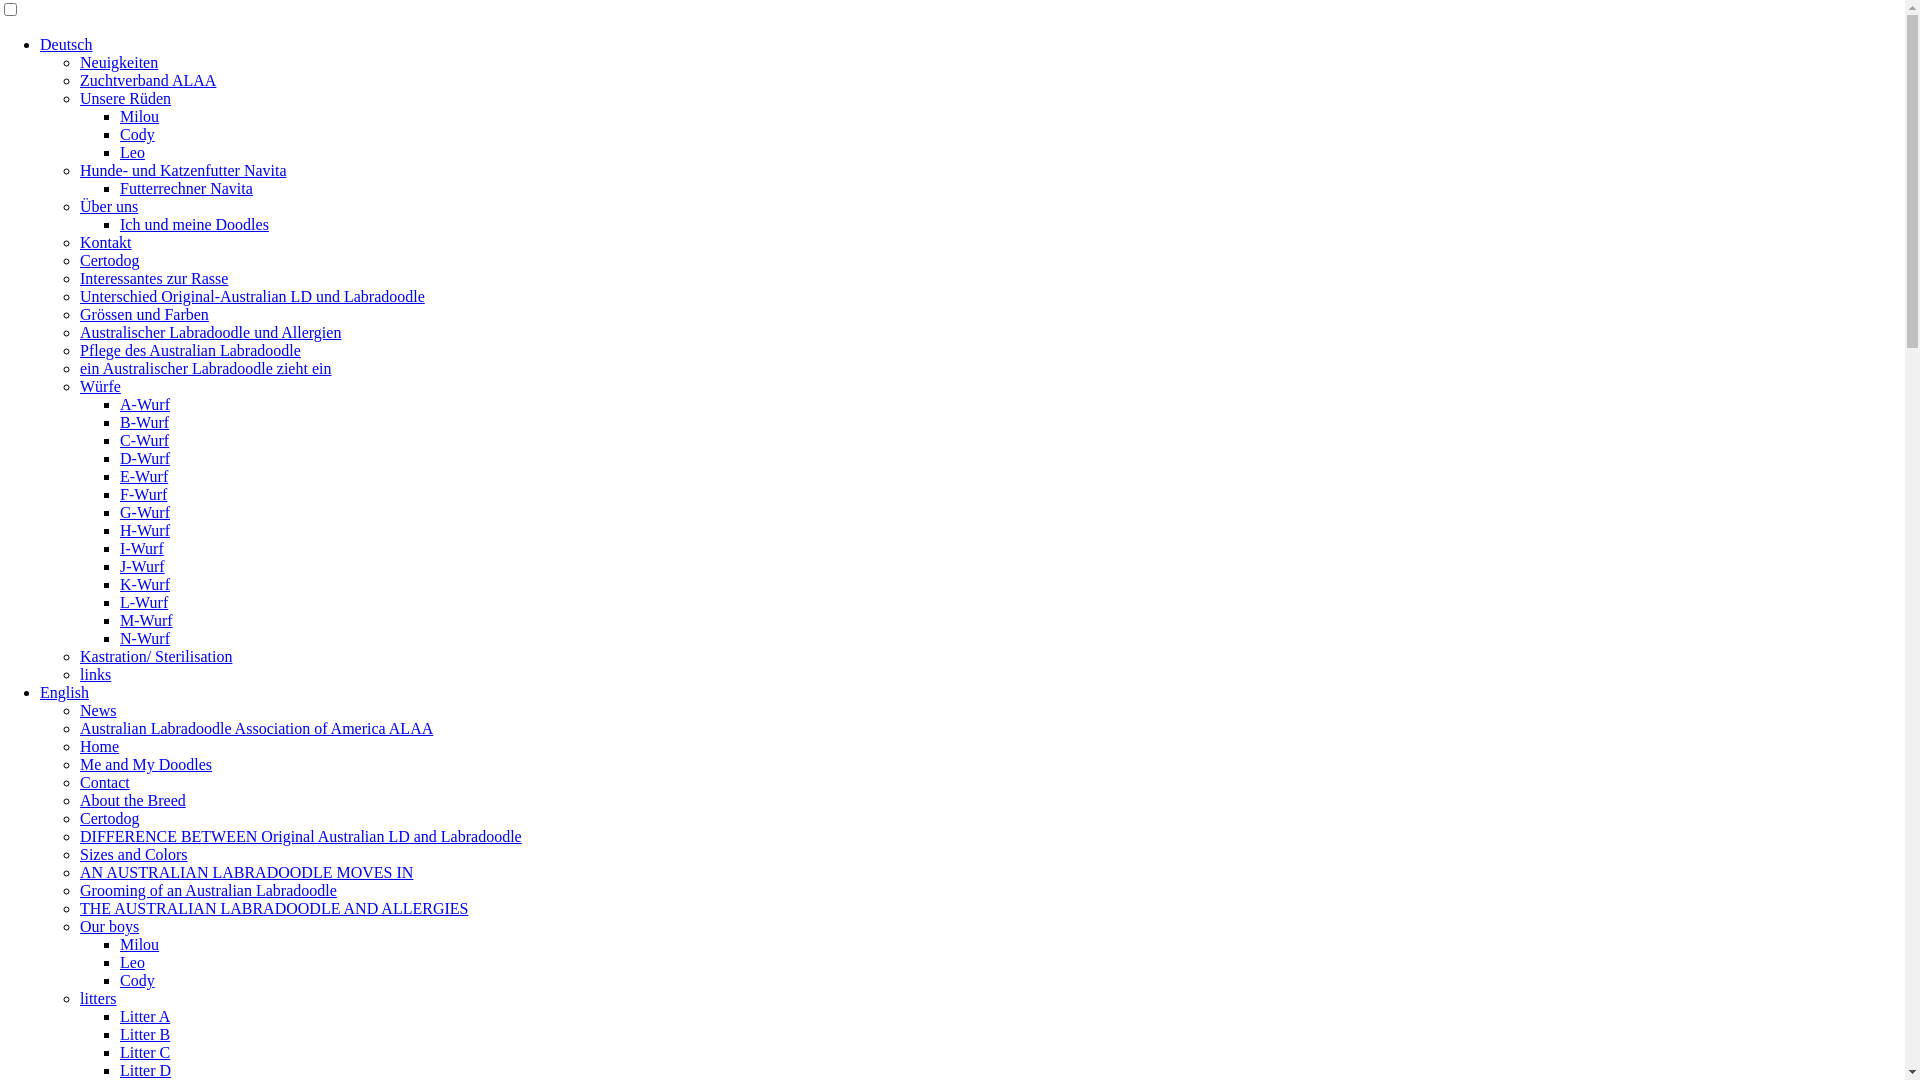  I want to click on 'DIFFERENCE BETWEEN Original Australian LD and Labradoodle', so click(300, 836).